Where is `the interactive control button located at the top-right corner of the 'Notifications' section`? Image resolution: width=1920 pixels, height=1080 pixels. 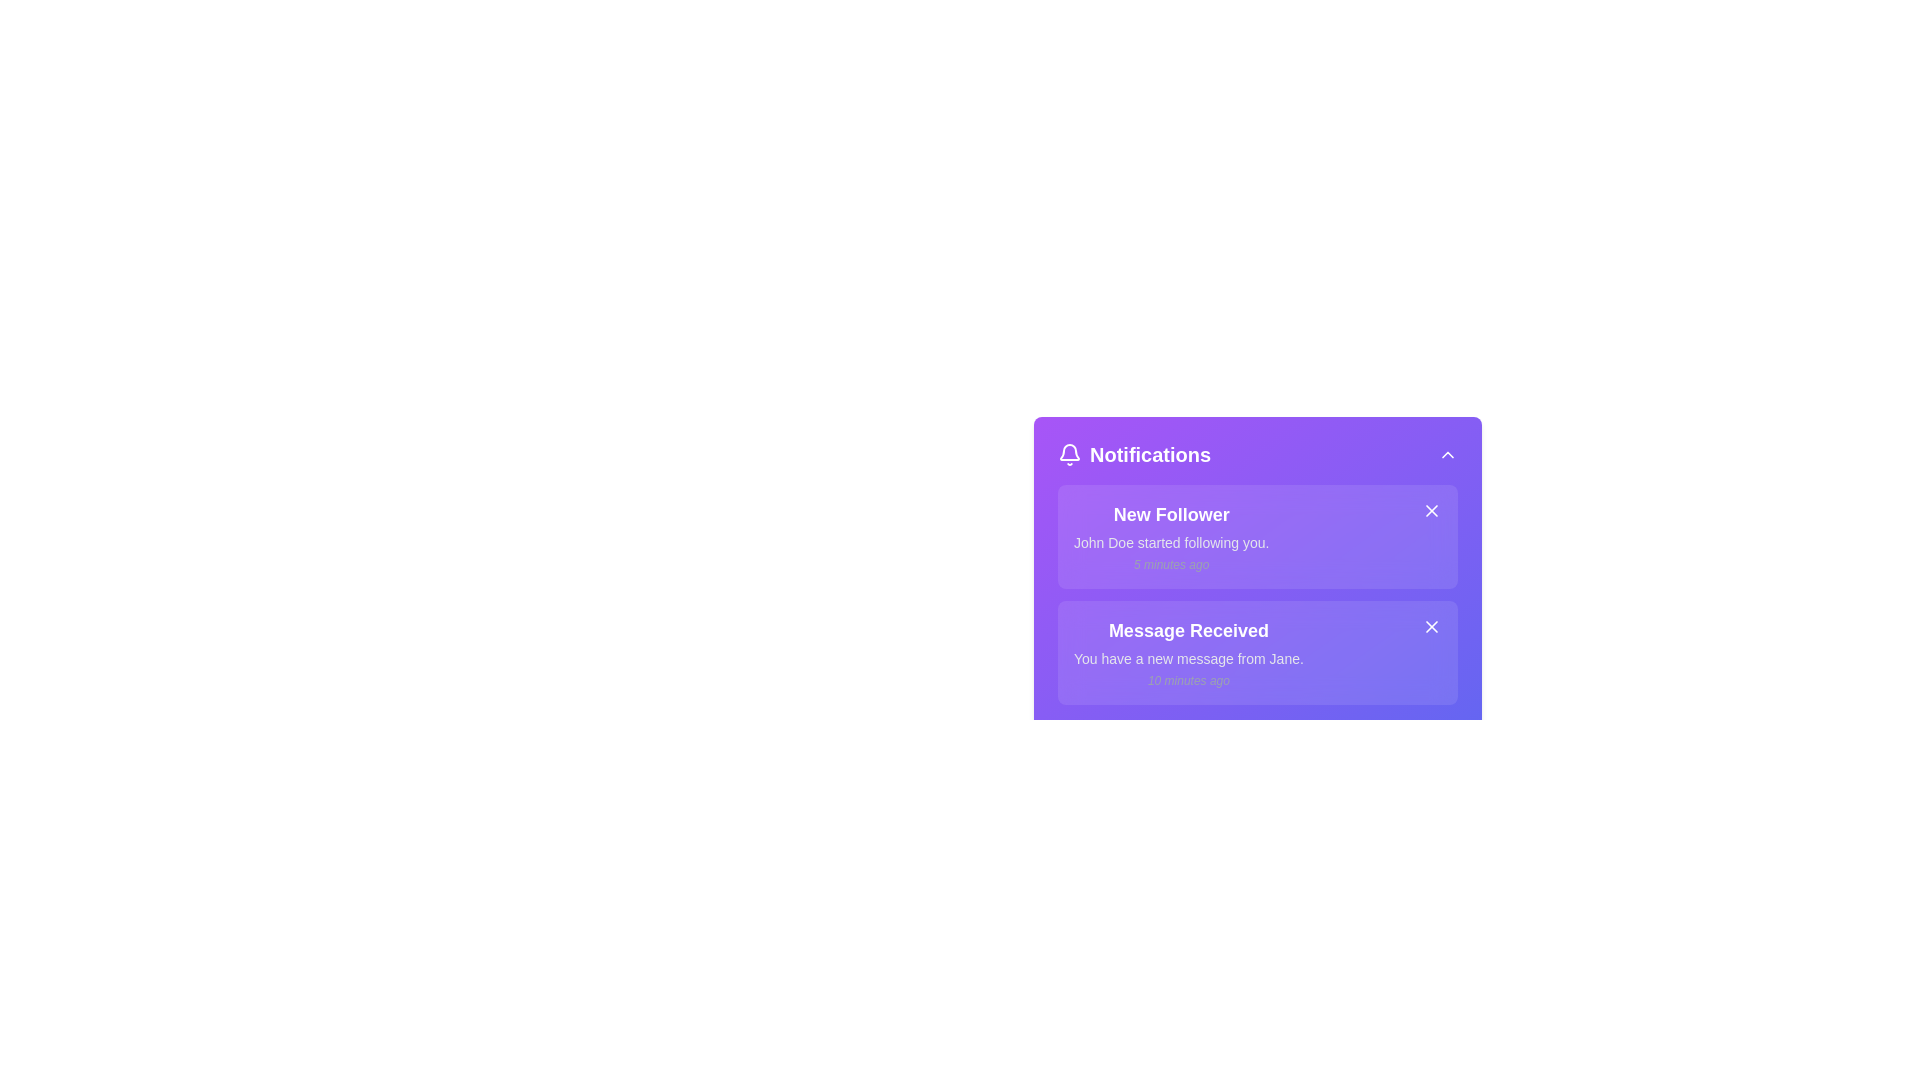
the interactive control button located at the top-right corner of the 'Notifications' section is located at coordinates (1448, 455).